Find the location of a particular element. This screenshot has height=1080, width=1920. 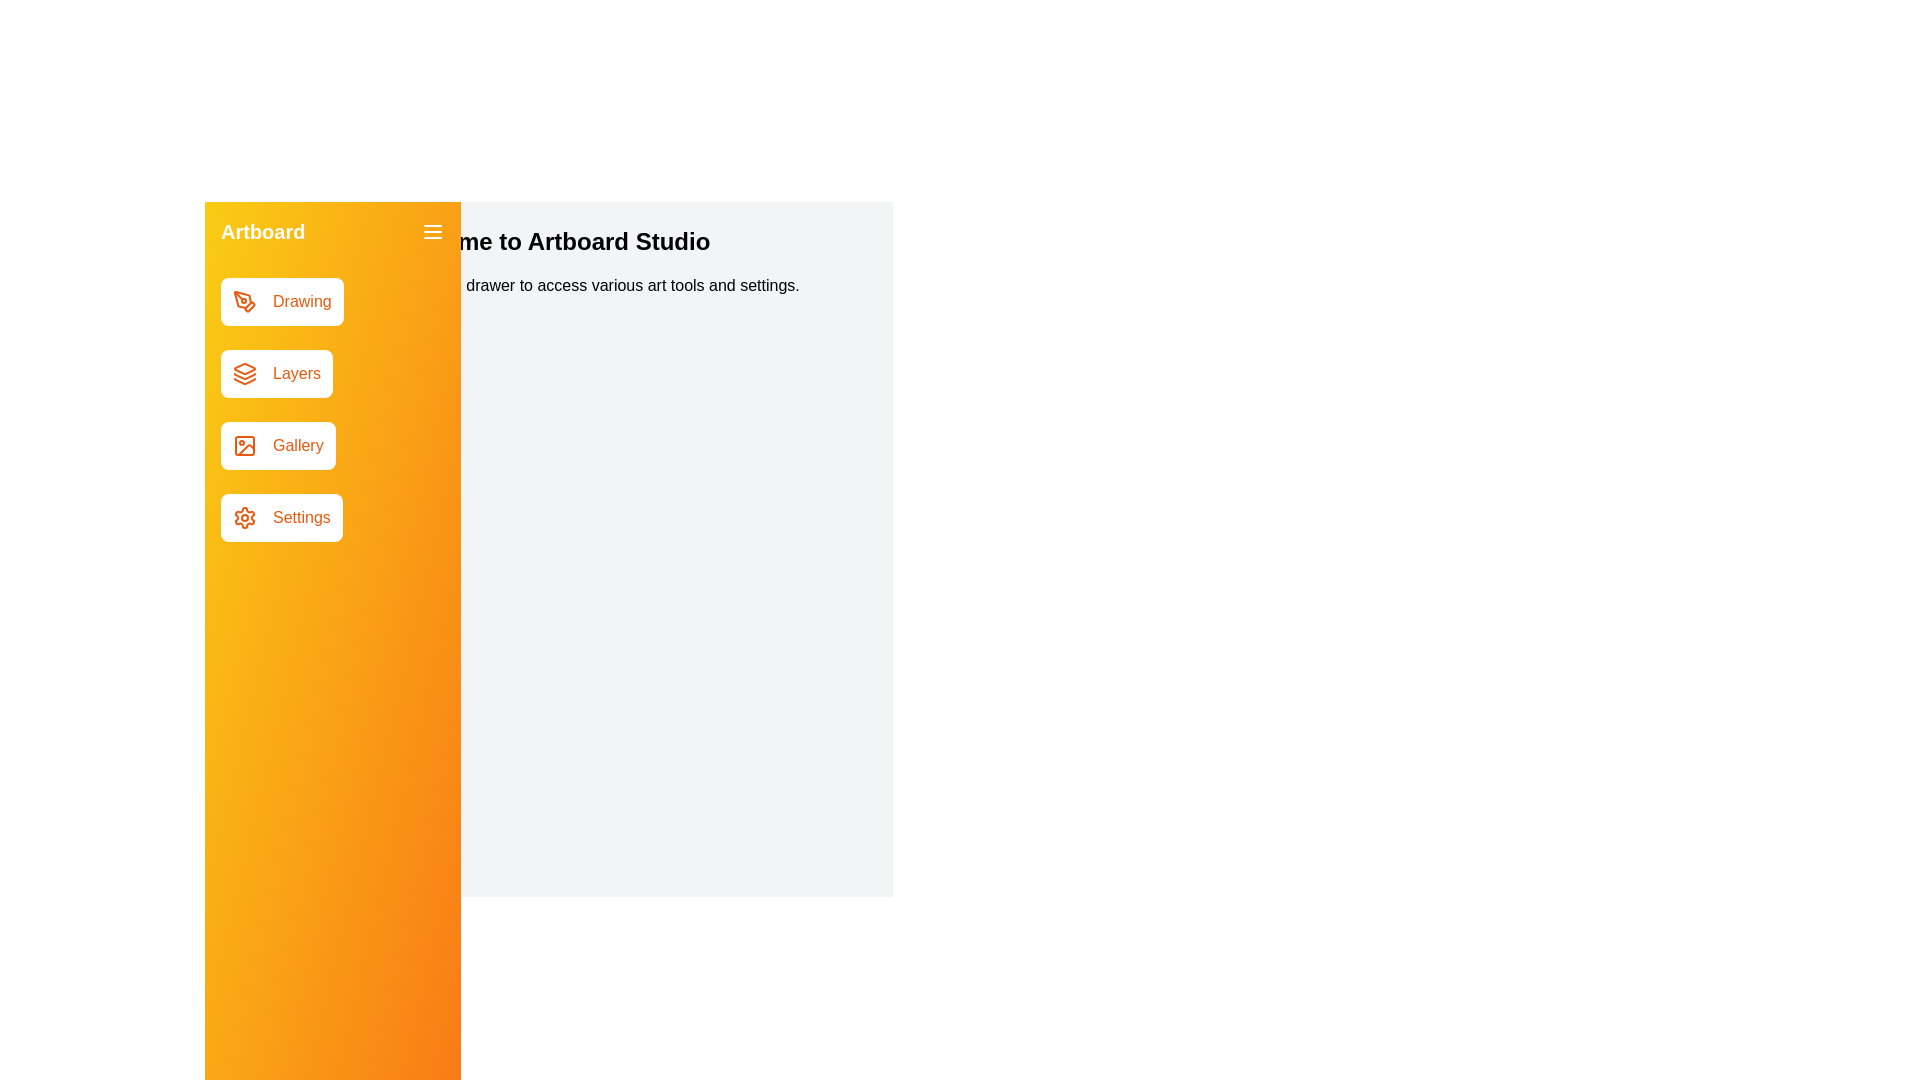

the settings button in the drawer is located at coordinates (280, 516).